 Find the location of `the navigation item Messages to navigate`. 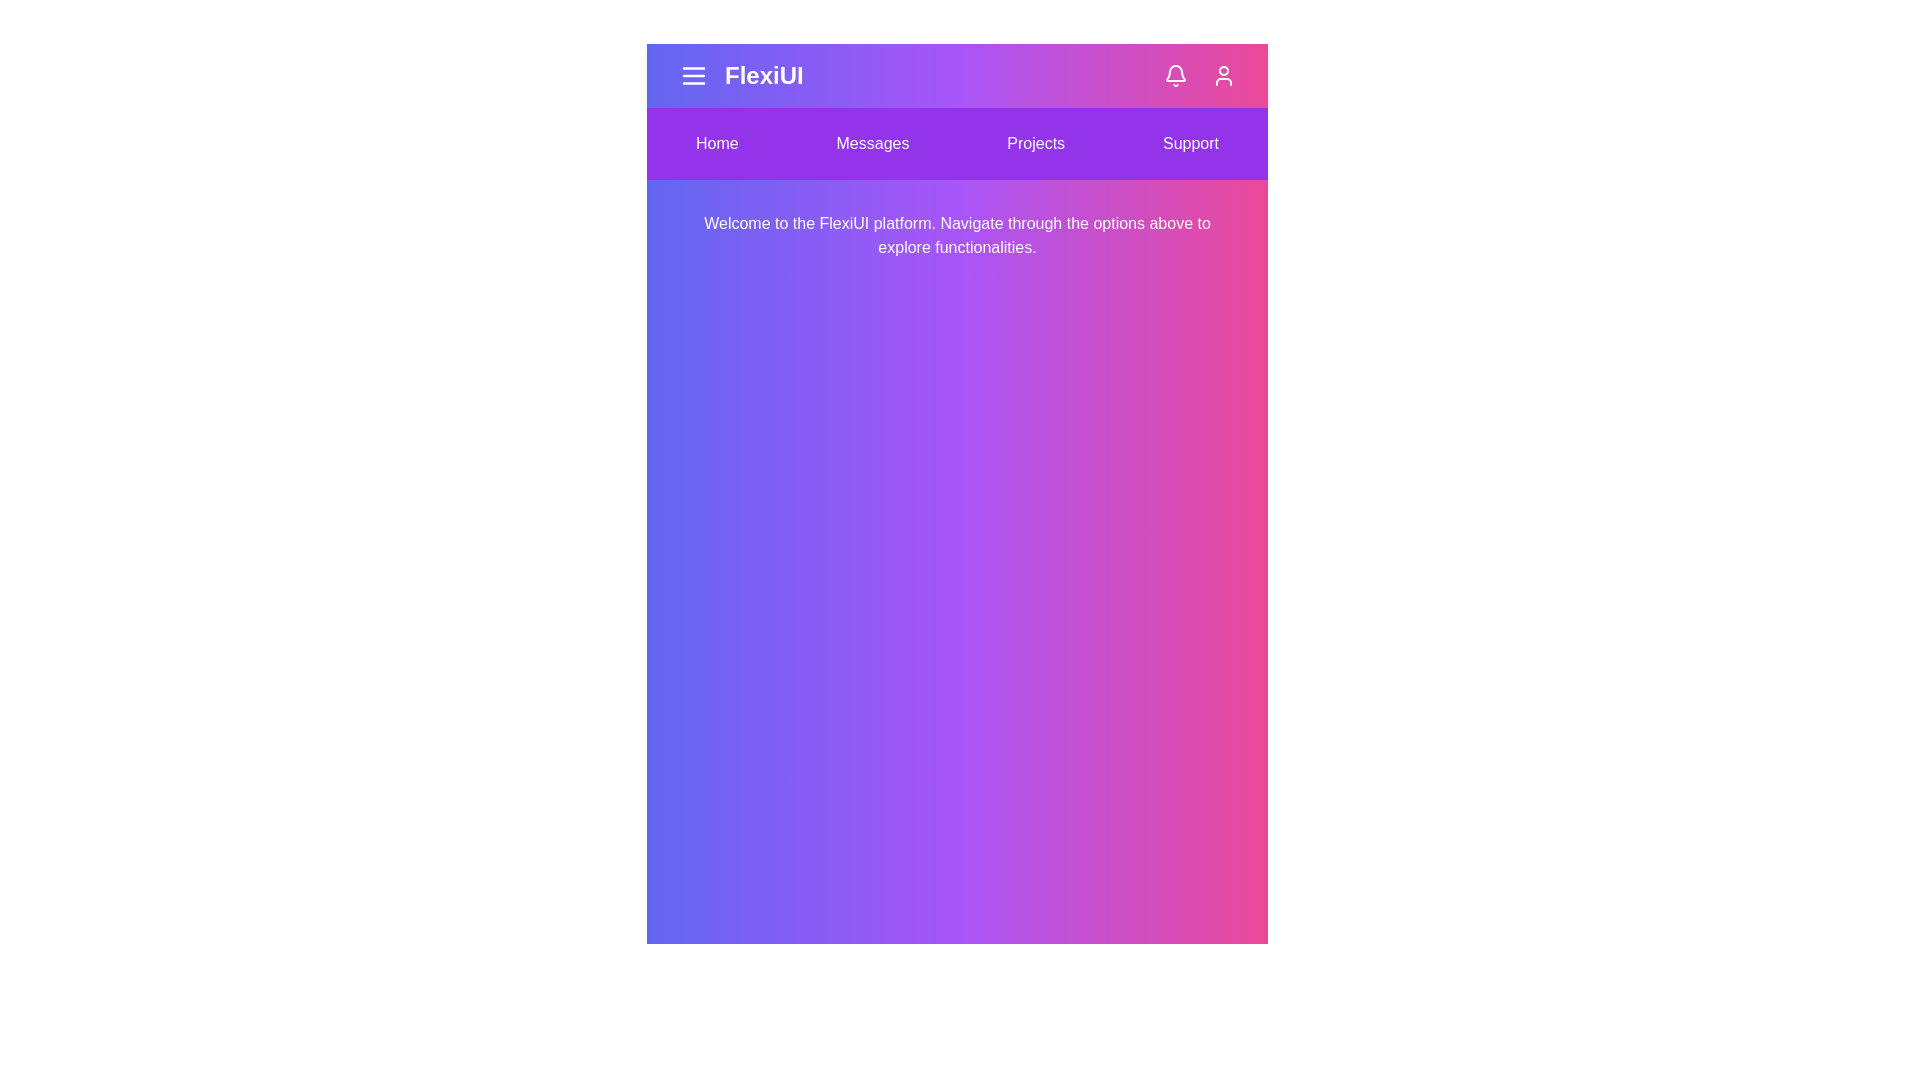

the navigation item Messages to navigate is located at coordinates (873, 142).